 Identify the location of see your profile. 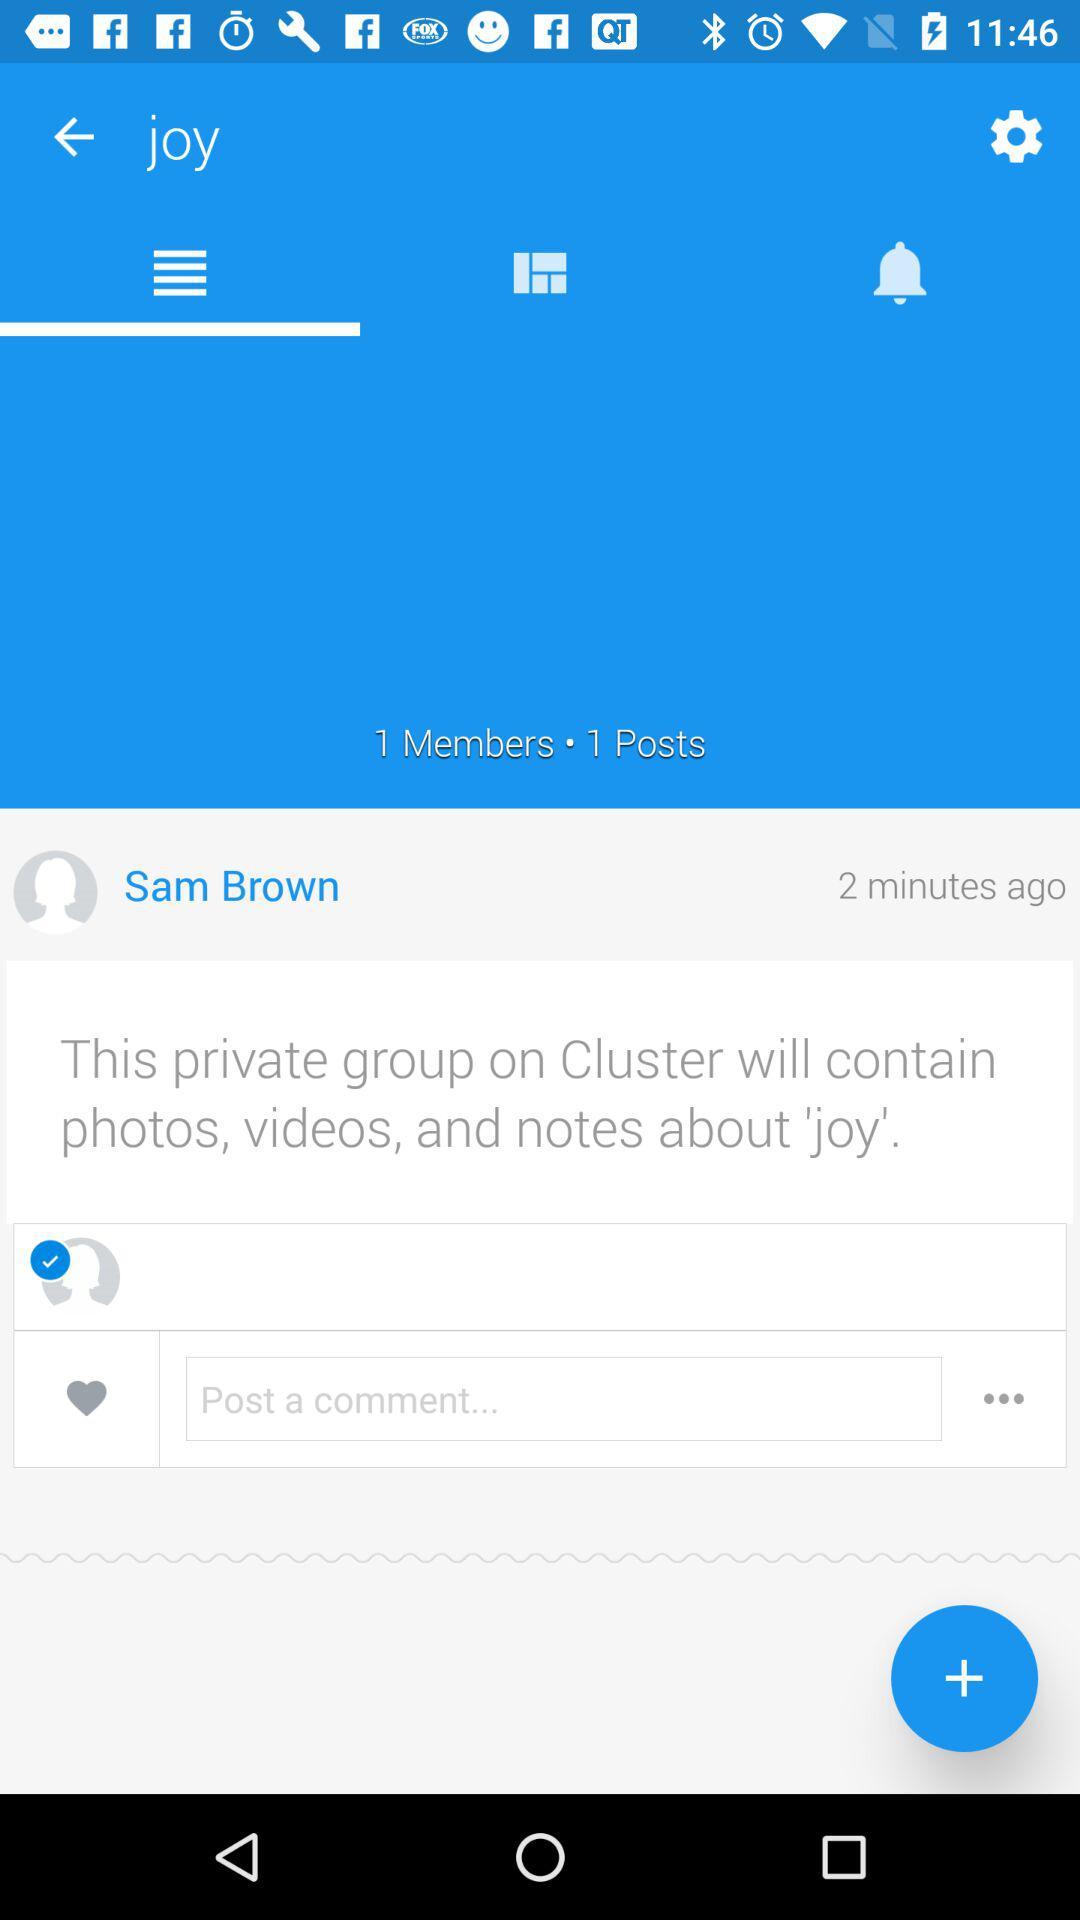
(54, 891).